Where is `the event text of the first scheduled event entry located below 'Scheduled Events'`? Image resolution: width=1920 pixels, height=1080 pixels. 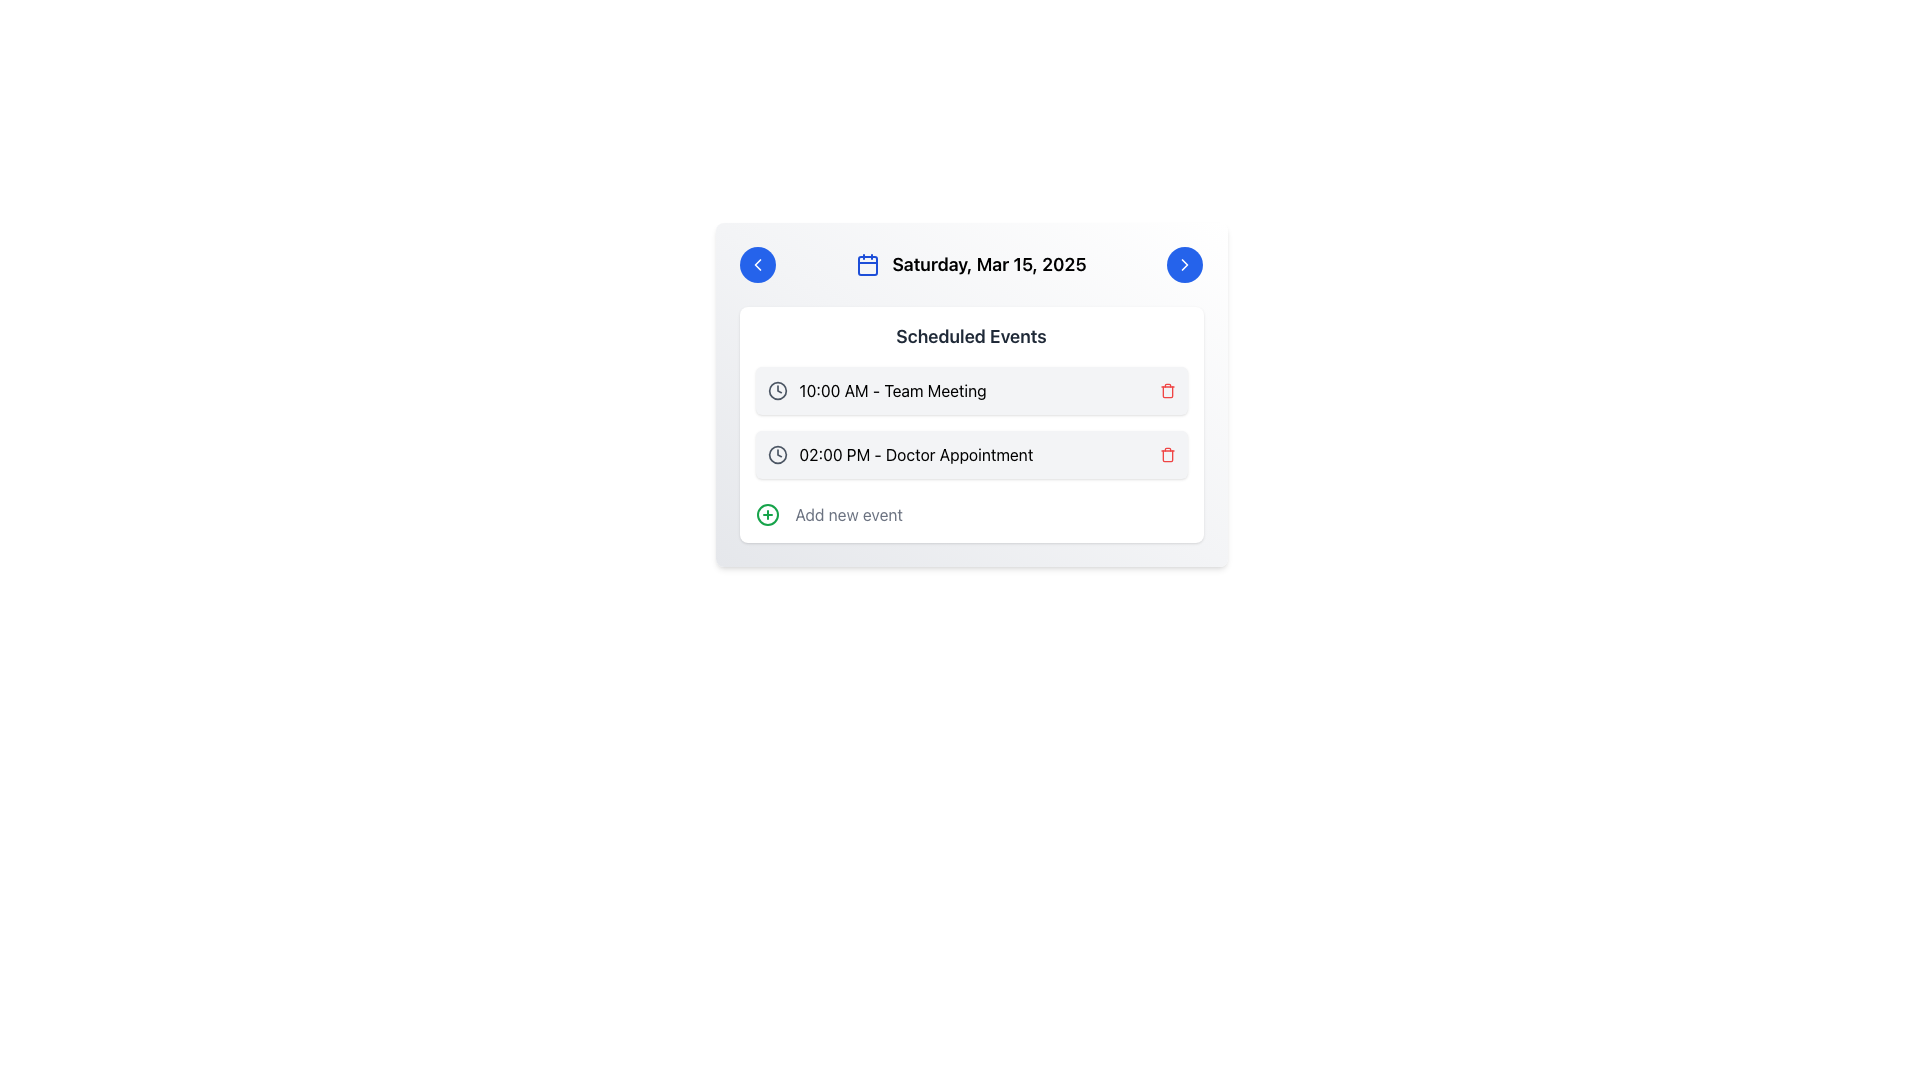 the event text of the first scheduled event entry located below 'Scheduled Events' is located at coordinates (971, 390).